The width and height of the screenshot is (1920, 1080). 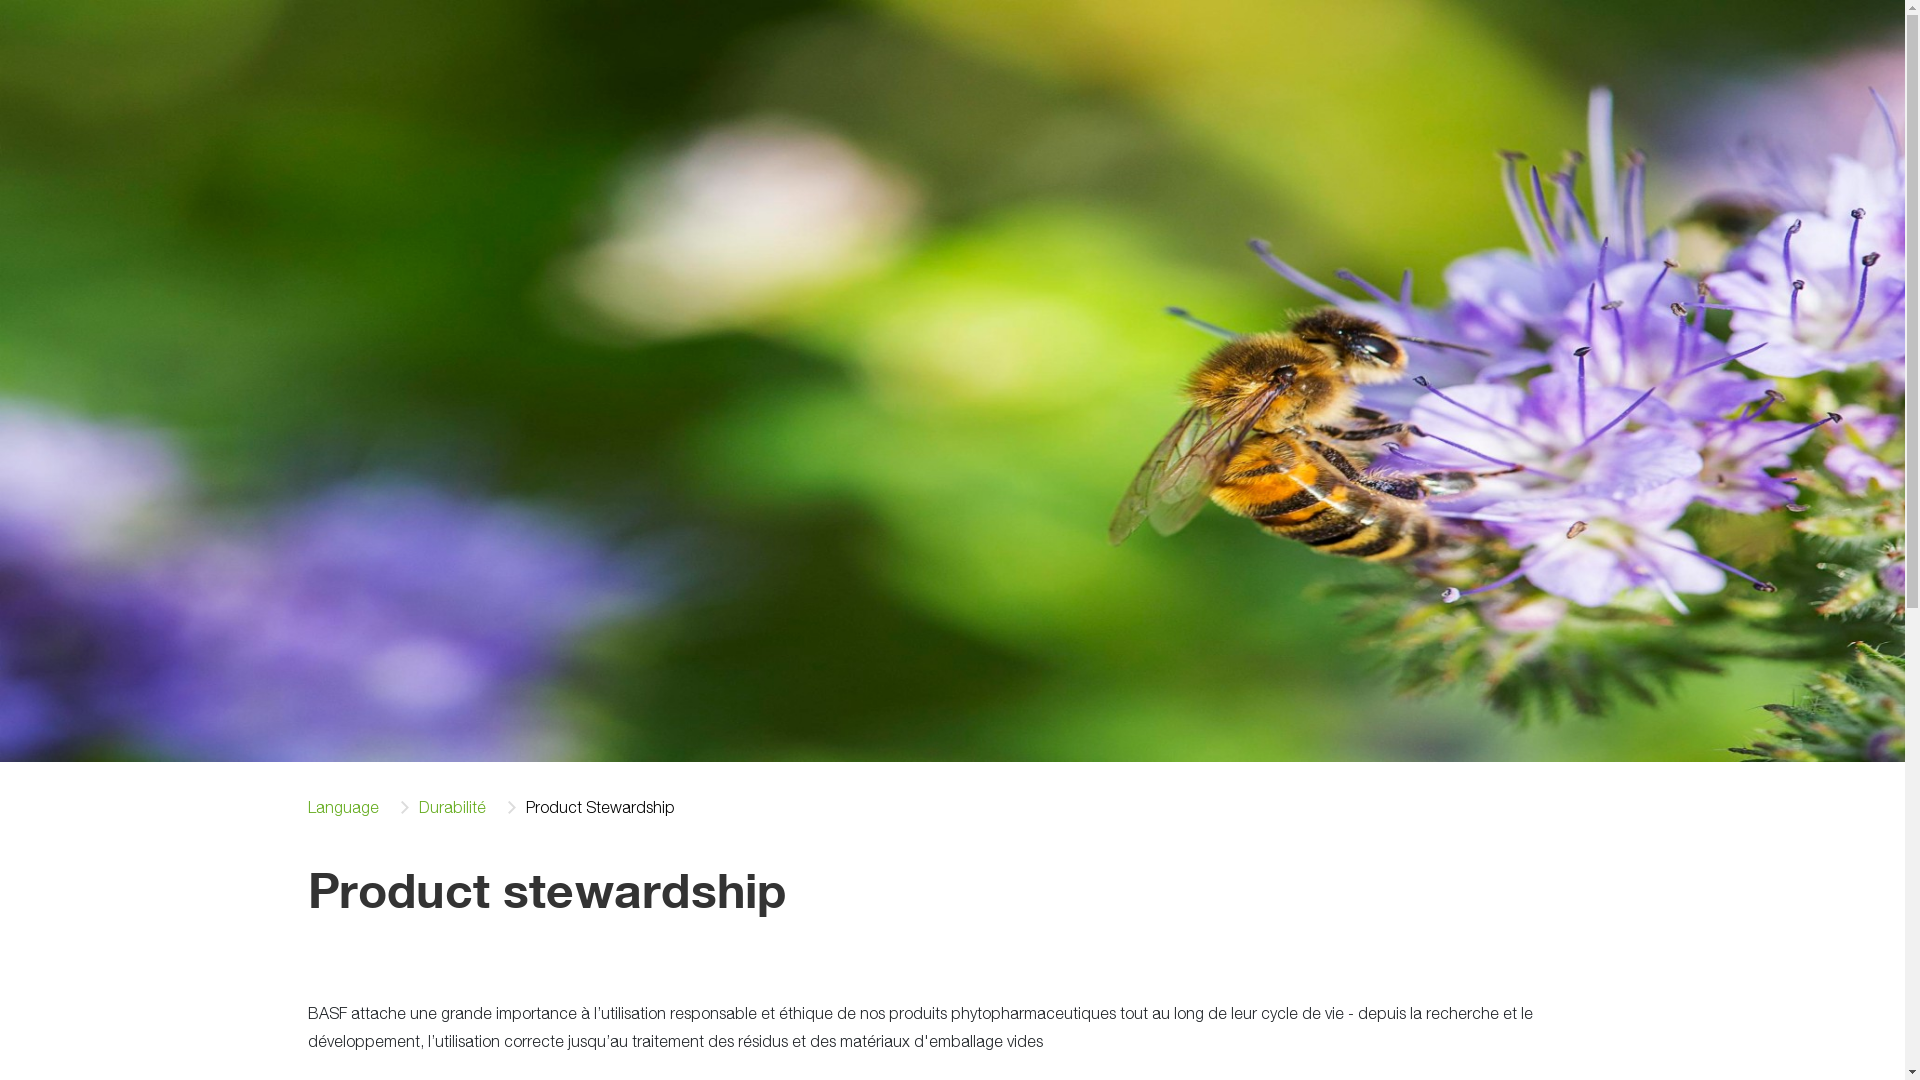 What do you see at coordinates (343, 806) in the screenshot?
I see `'Language'` at bounding box center [343, 806].